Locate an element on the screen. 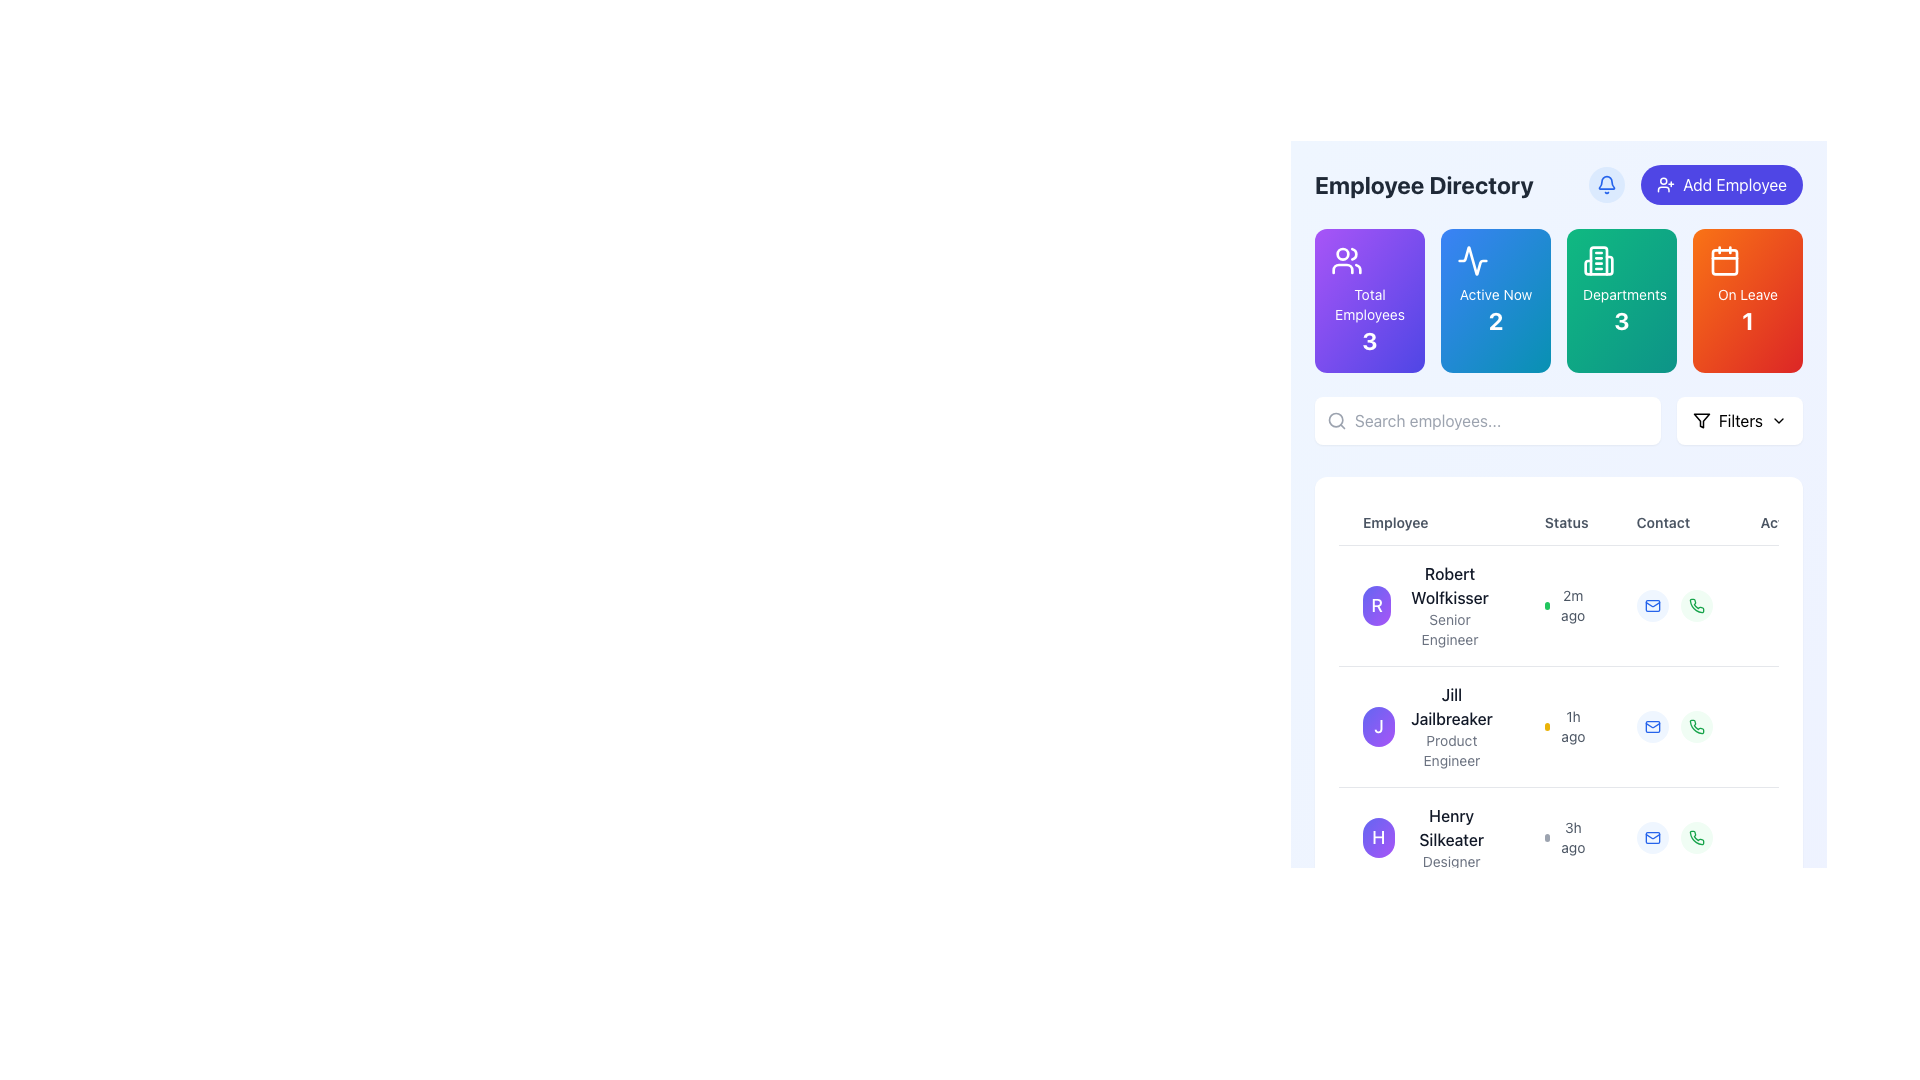  the 'Contact' text label in the header row of the data table, which appears styled with a light font weight and gray color is located at coordinates (1674, 522).